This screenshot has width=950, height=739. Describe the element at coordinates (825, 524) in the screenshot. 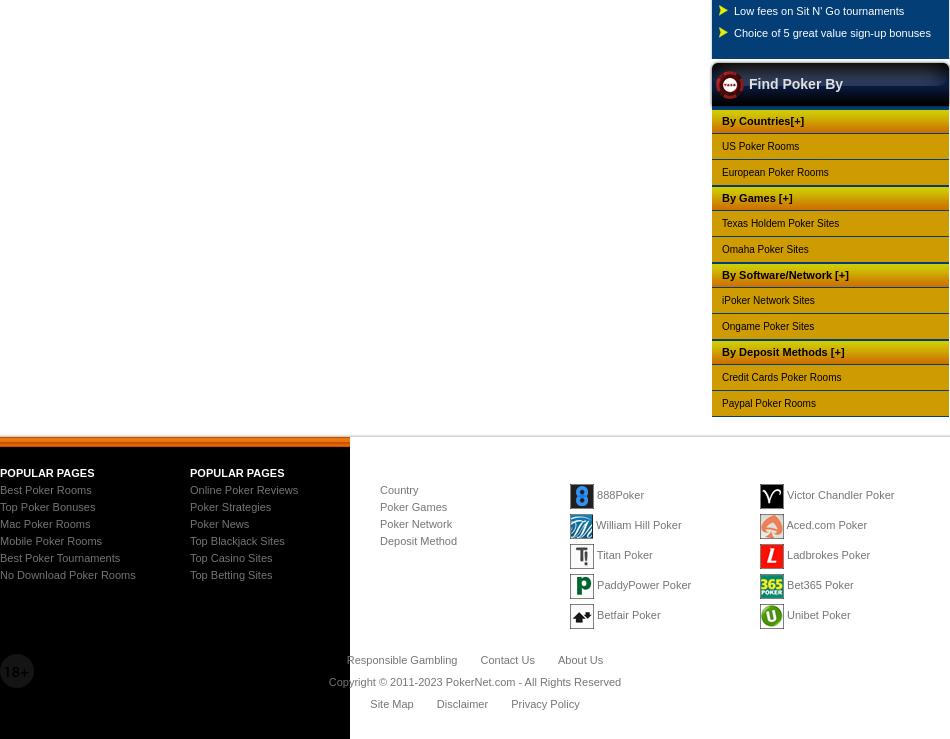

I see `'Aced.com Poker'` at that location.